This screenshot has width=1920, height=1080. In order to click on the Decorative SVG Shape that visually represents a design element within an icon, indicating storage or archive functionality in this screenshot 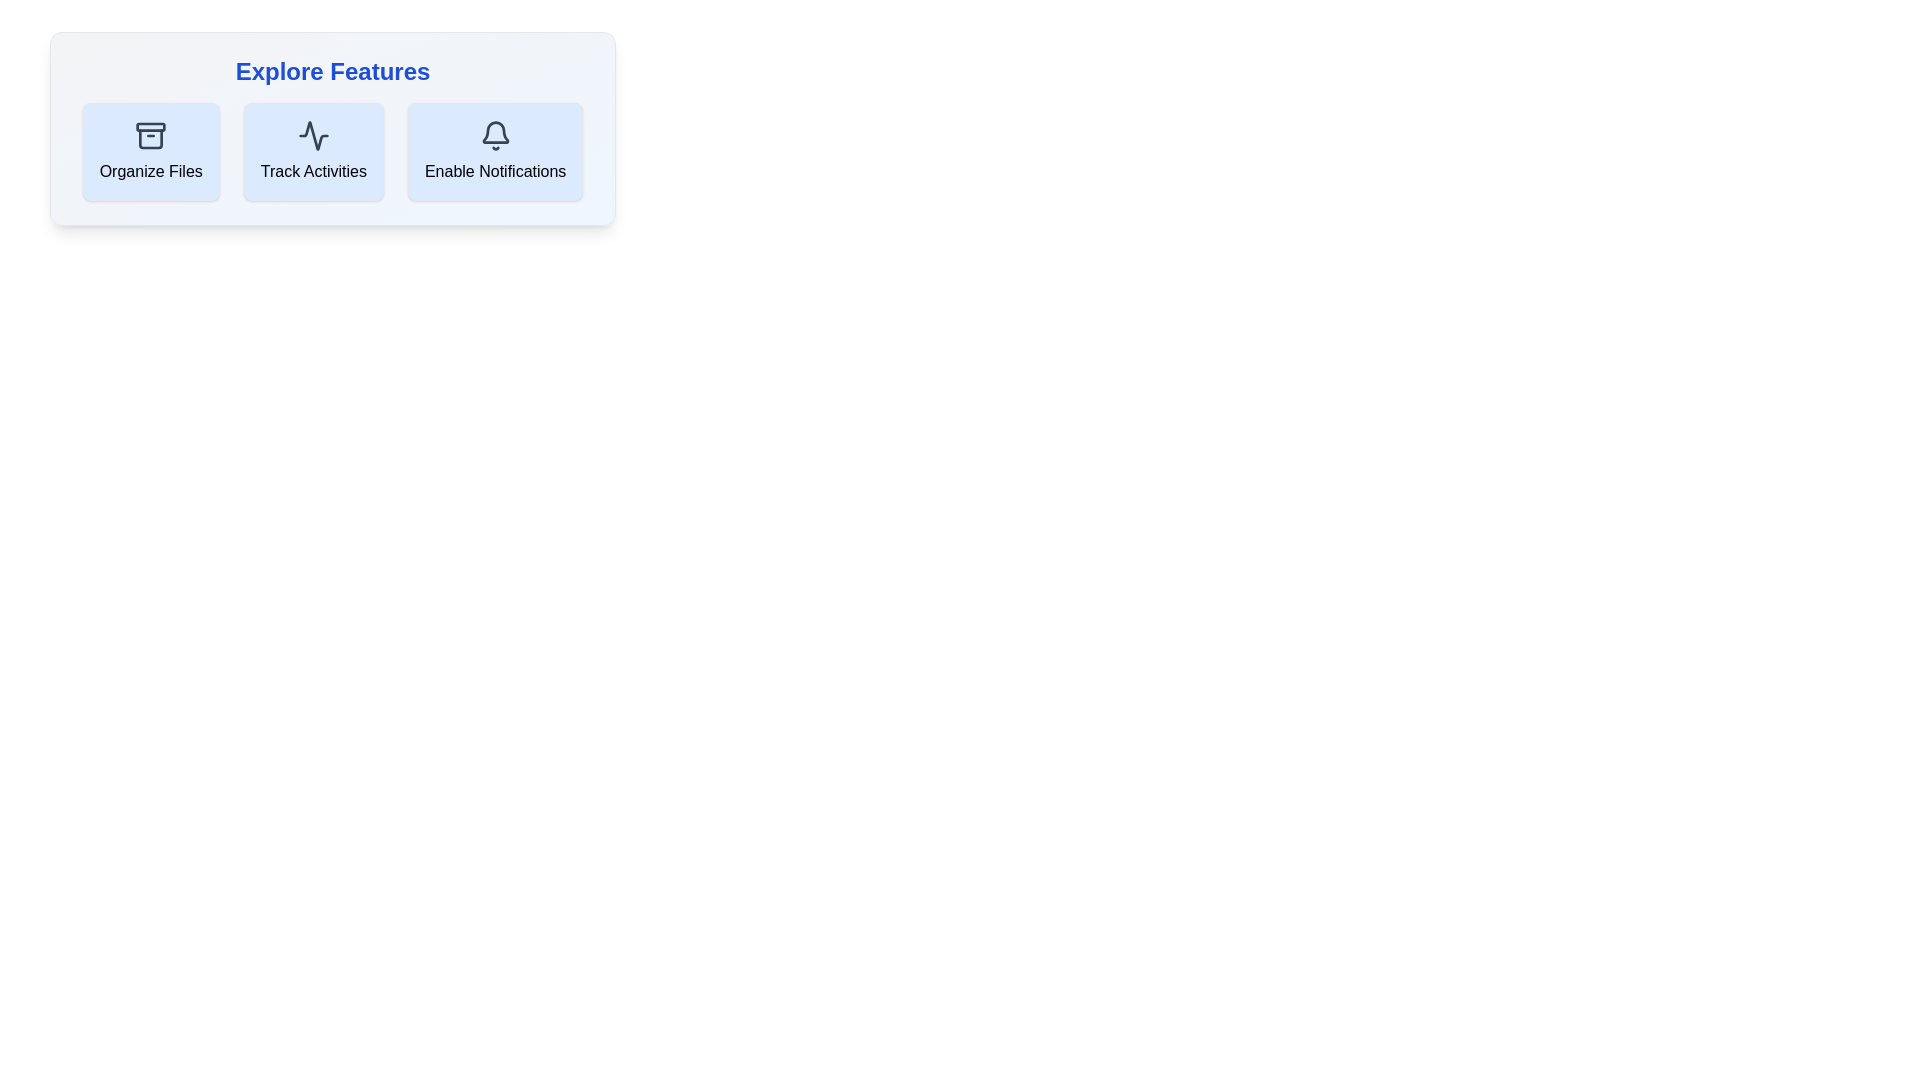, I will do `click(150, 127)`.